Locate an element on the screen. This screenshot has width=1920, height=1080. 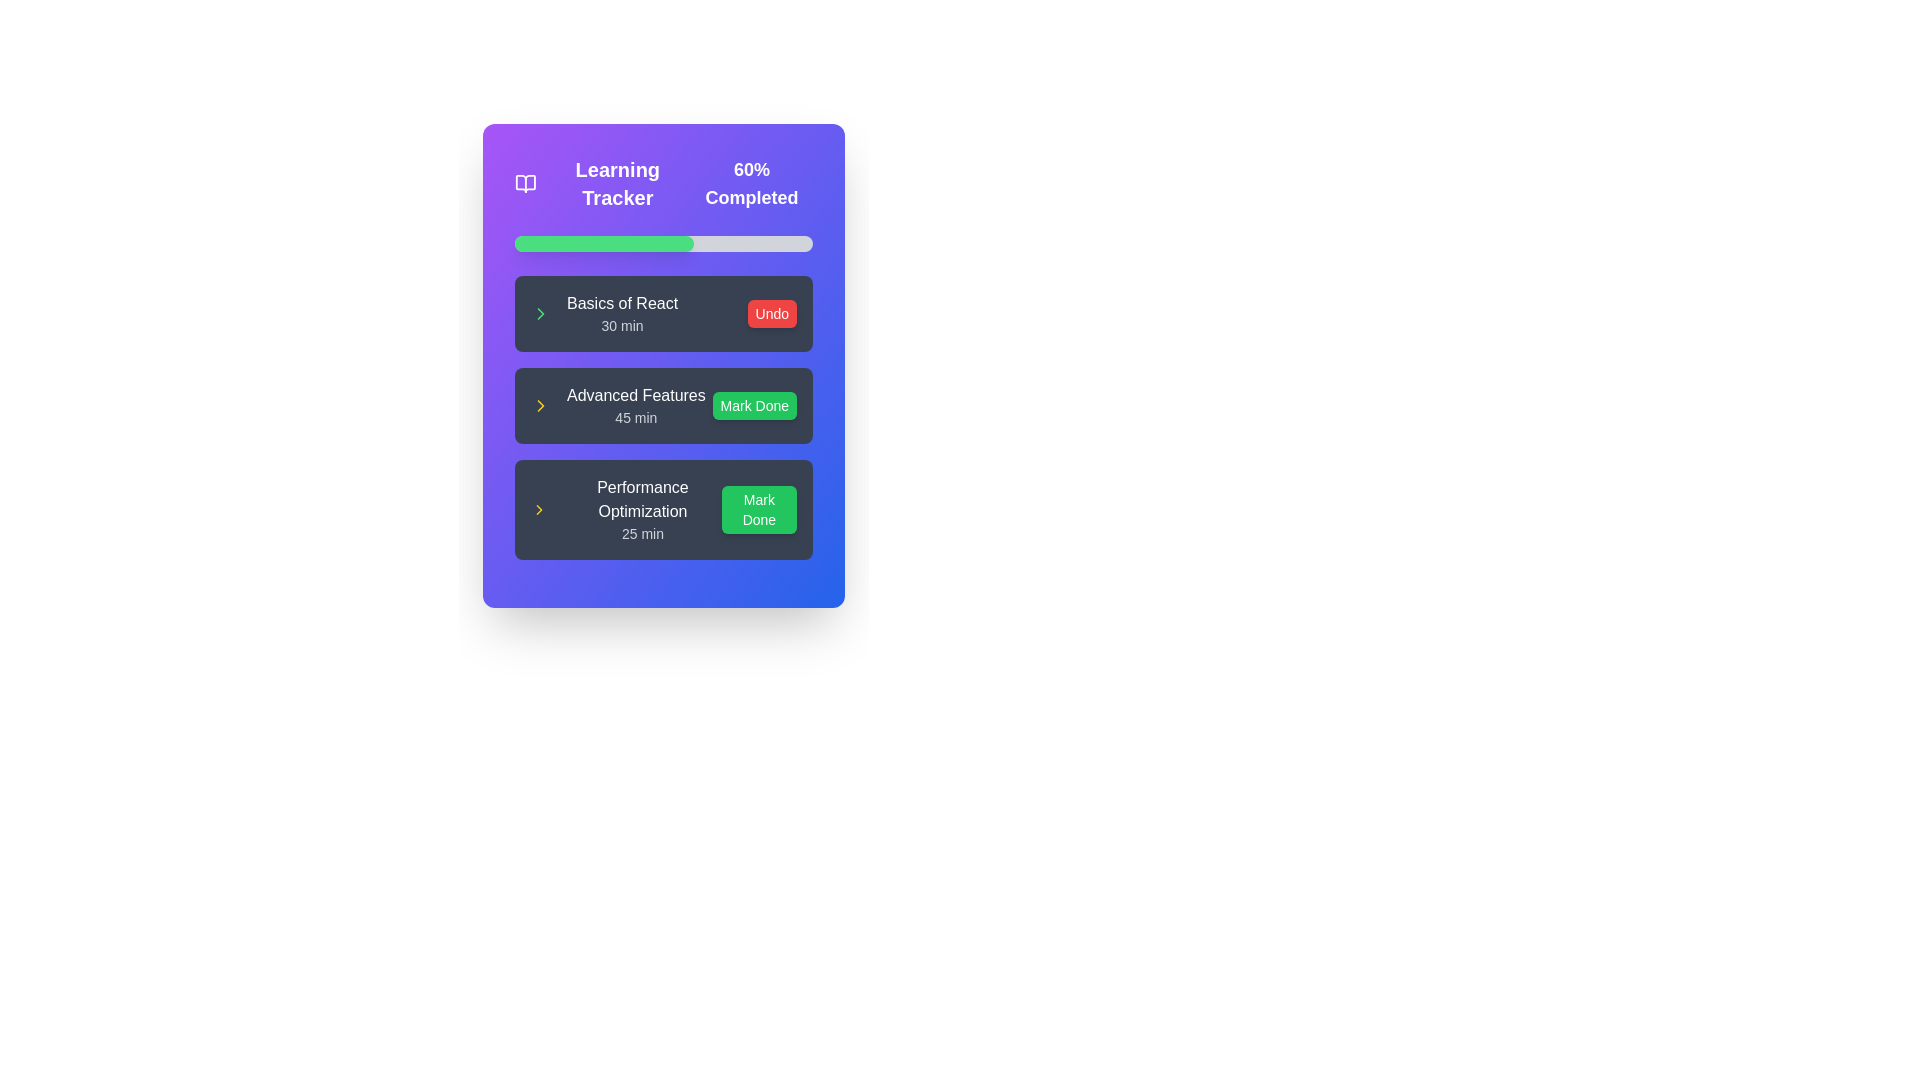
the 'Mark Done' button located on the right side of the 'Advanced Features' list item in the 'Learning Tracker' interface to mark the task as completed is located at coordinates (753, 405).